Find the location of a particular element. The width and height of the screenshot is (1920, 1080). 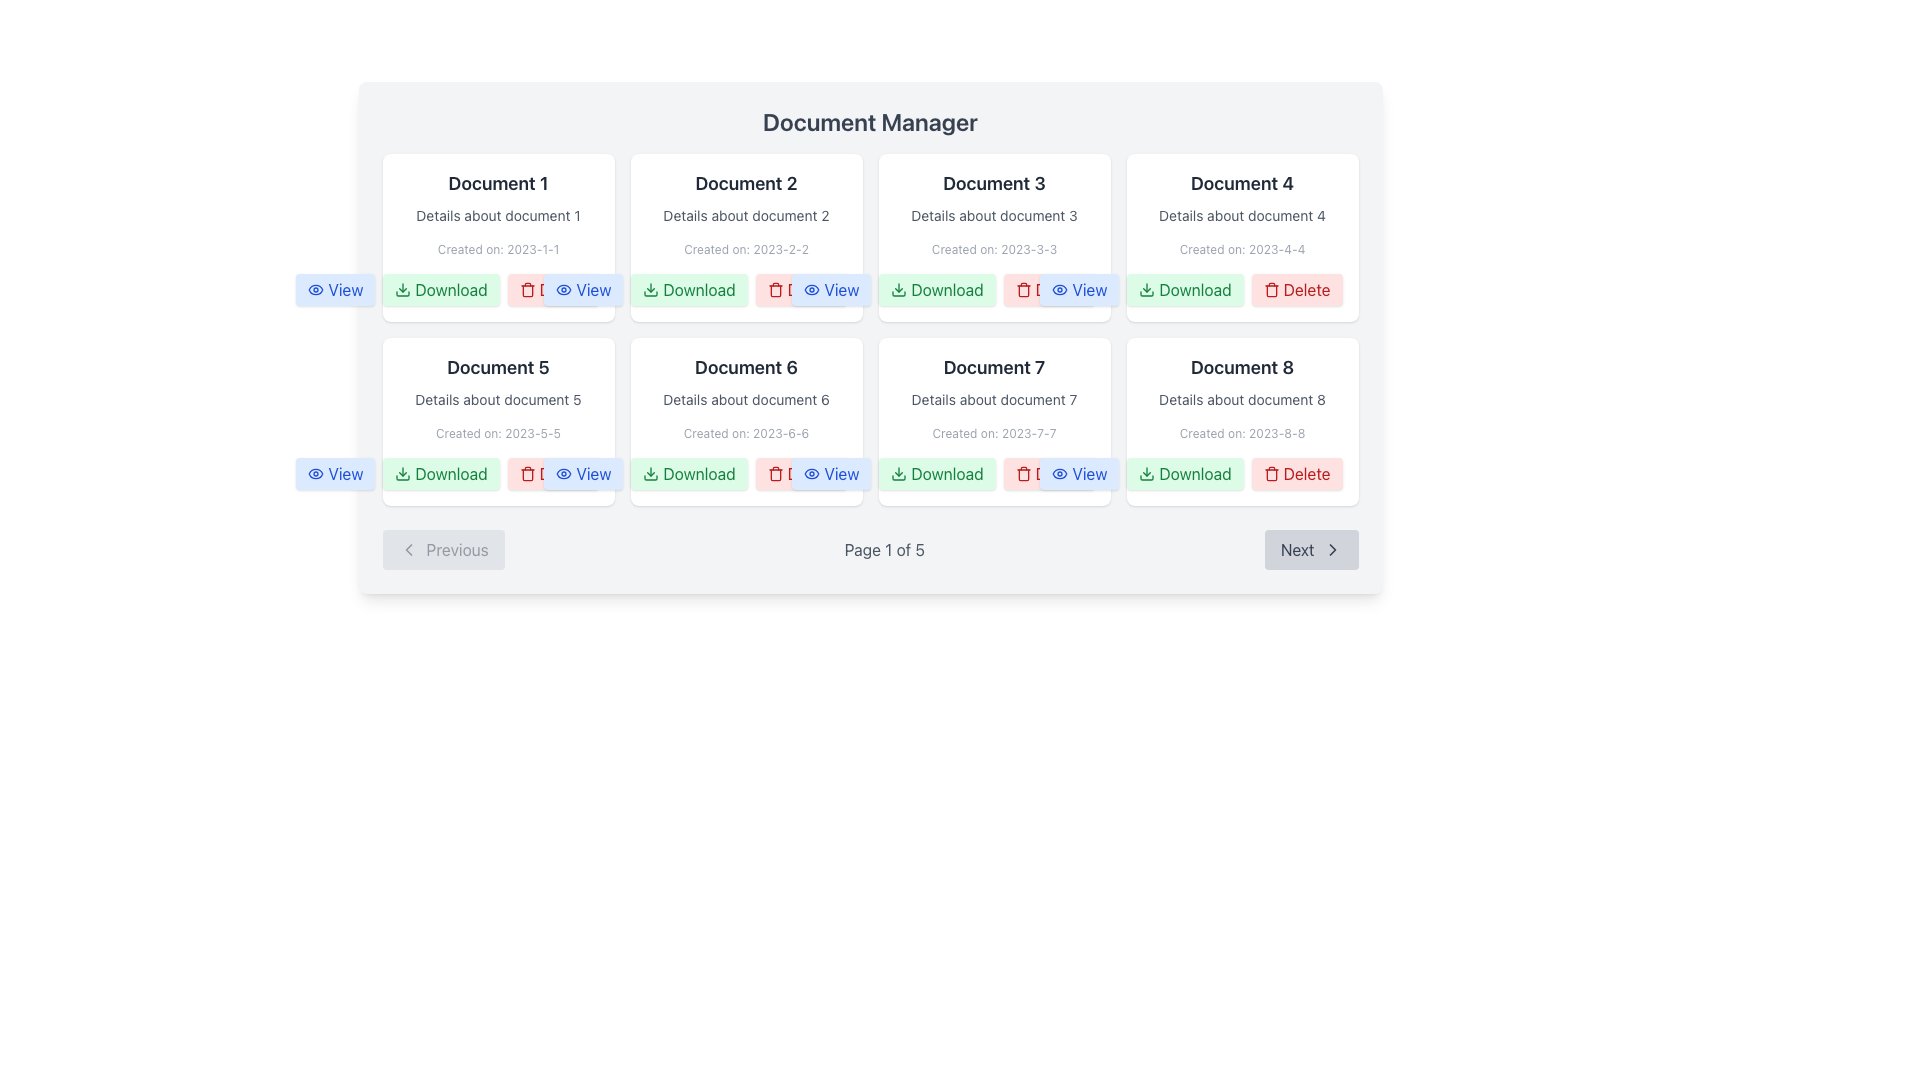

the green 'Download' button with a downward arrow icon located at the bottom-right of the card for 'Document 4' to initiate a download is located at coordinates (1185, 289).